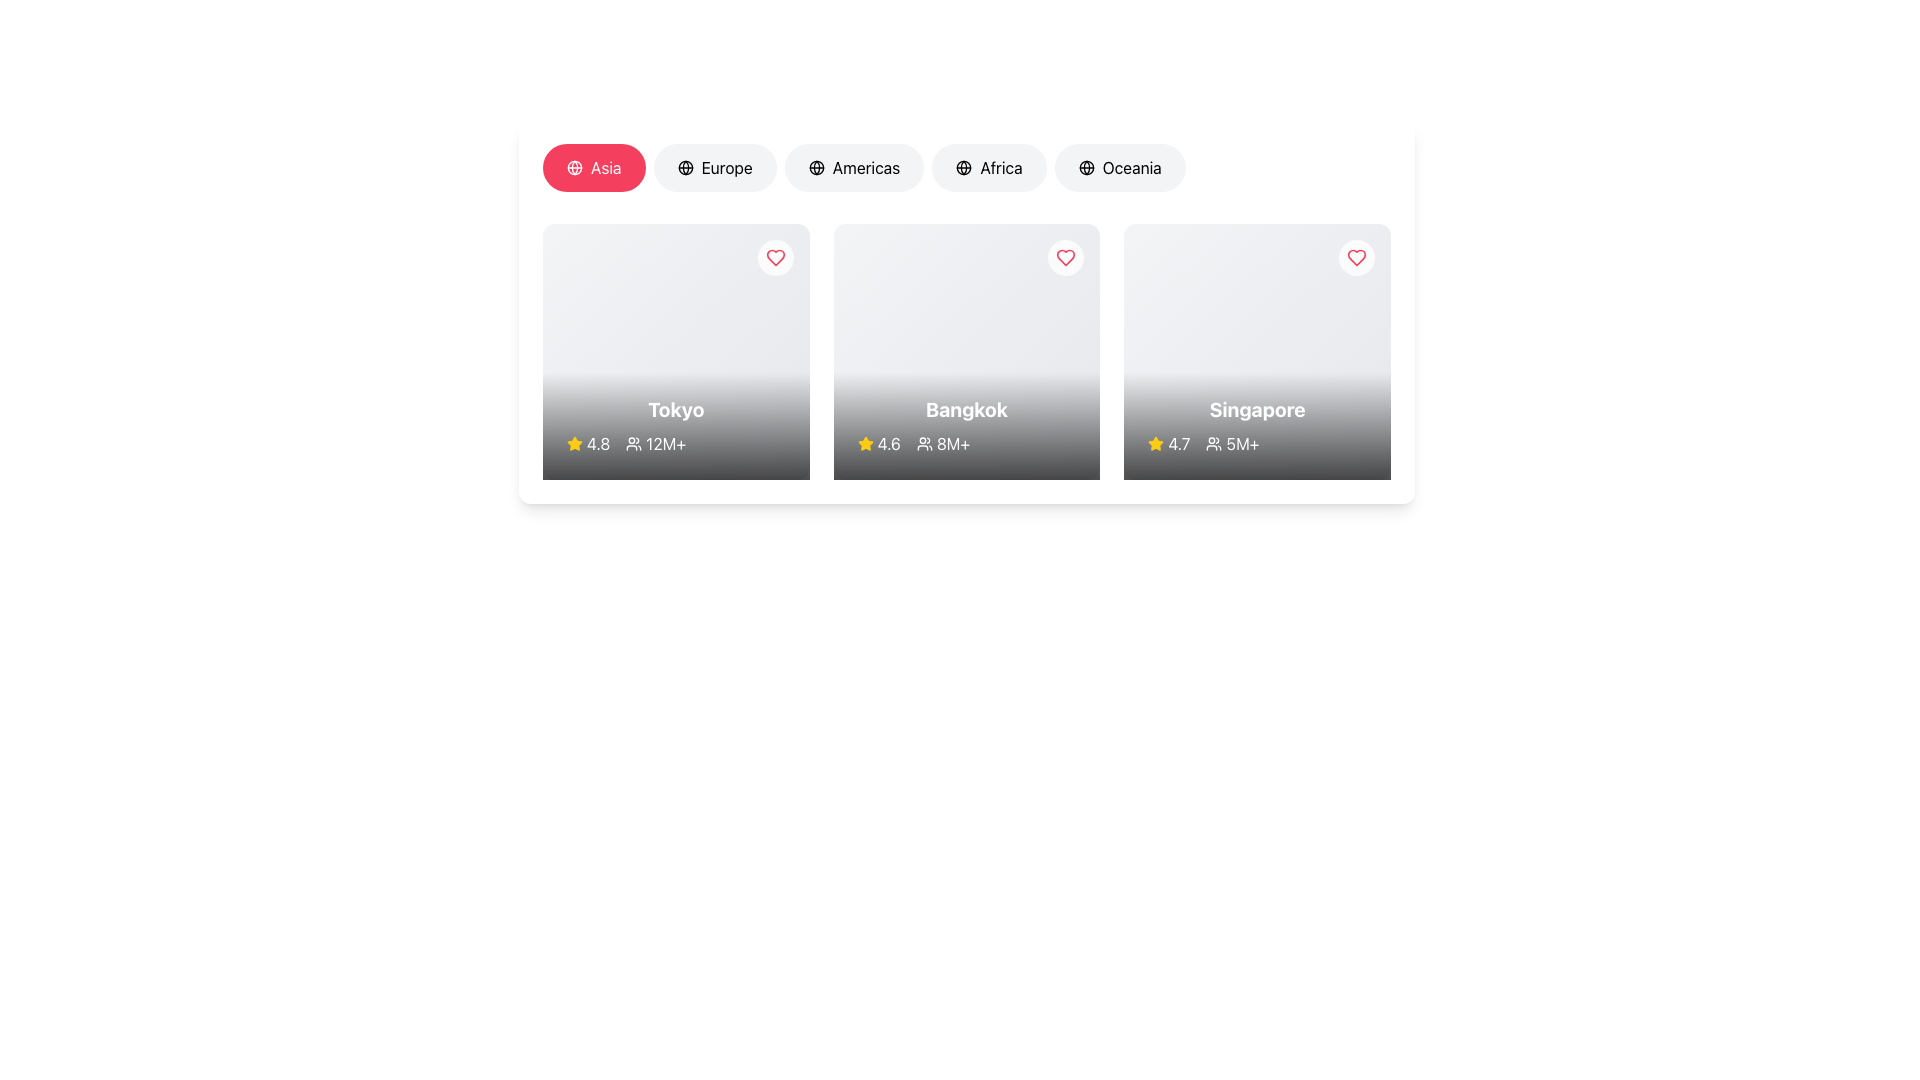 Image resolution: width=1920 pixels, height=1080 pixels. I want to click on the informative icon representing user statistics located beside the '5M+' text in the lower portion of the Singapore card, so click(1213, 442).